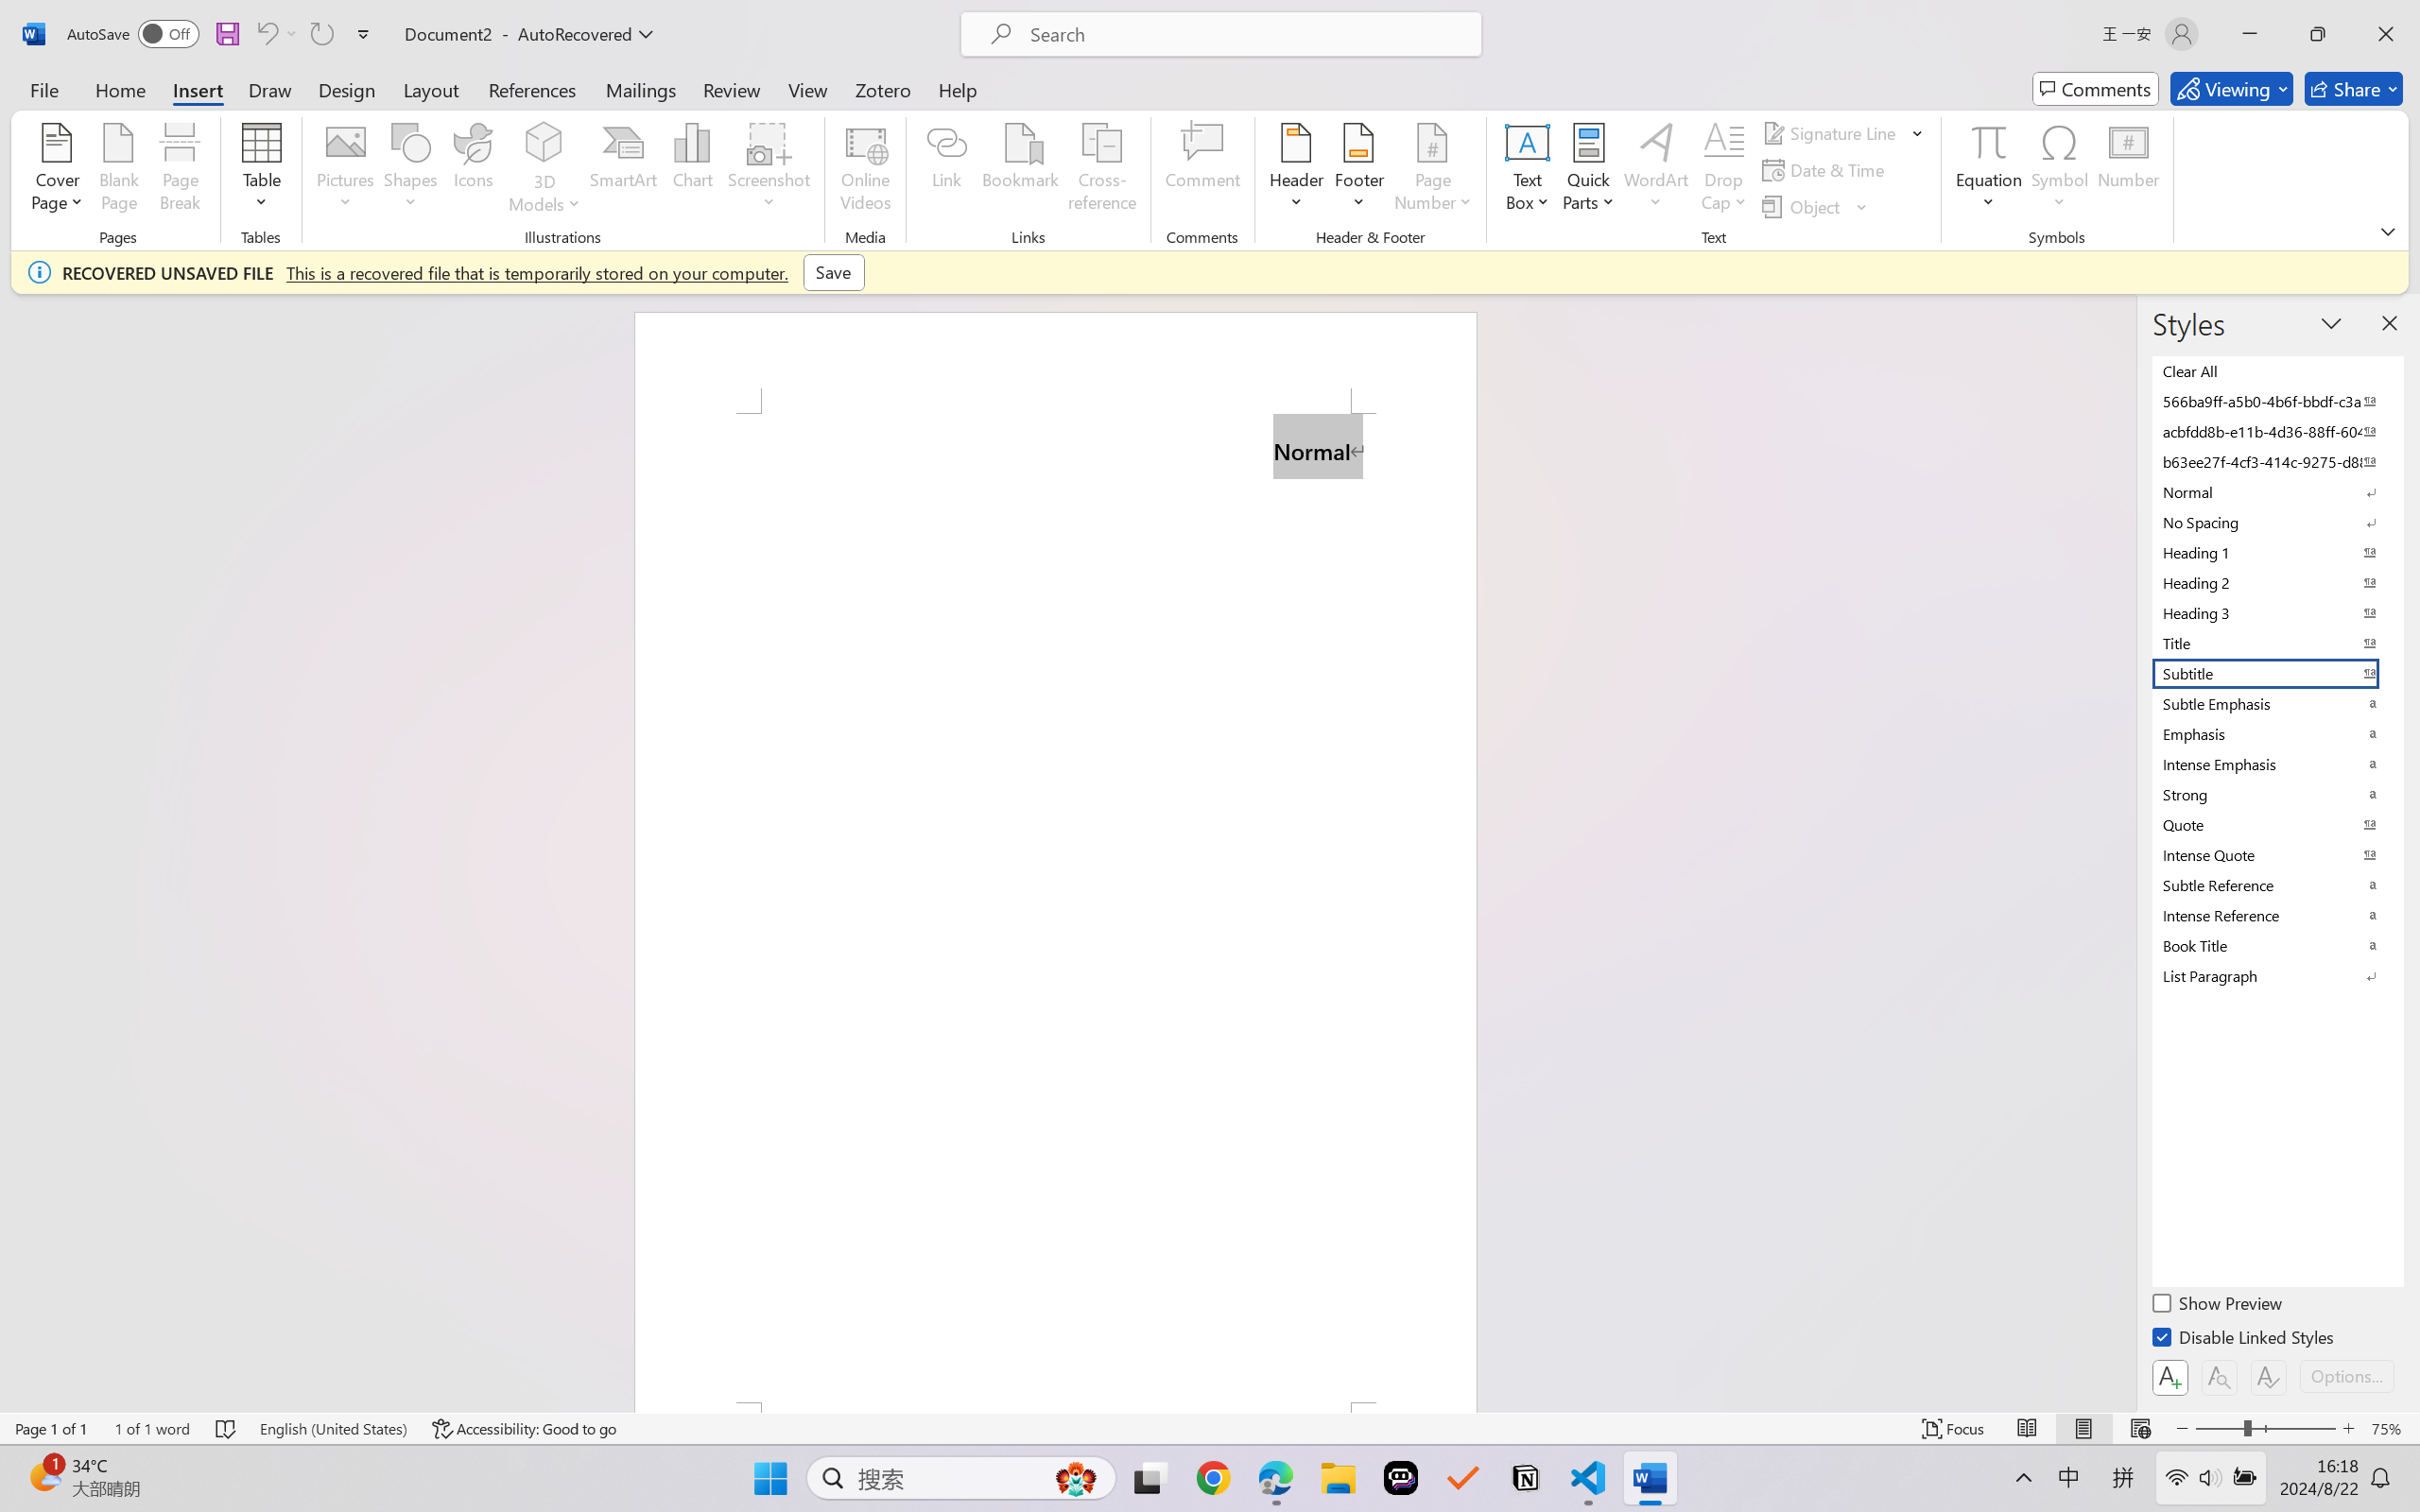  Describe the element at coordinates (320, 33) in the screenshot. I see `'Can'` at that location.